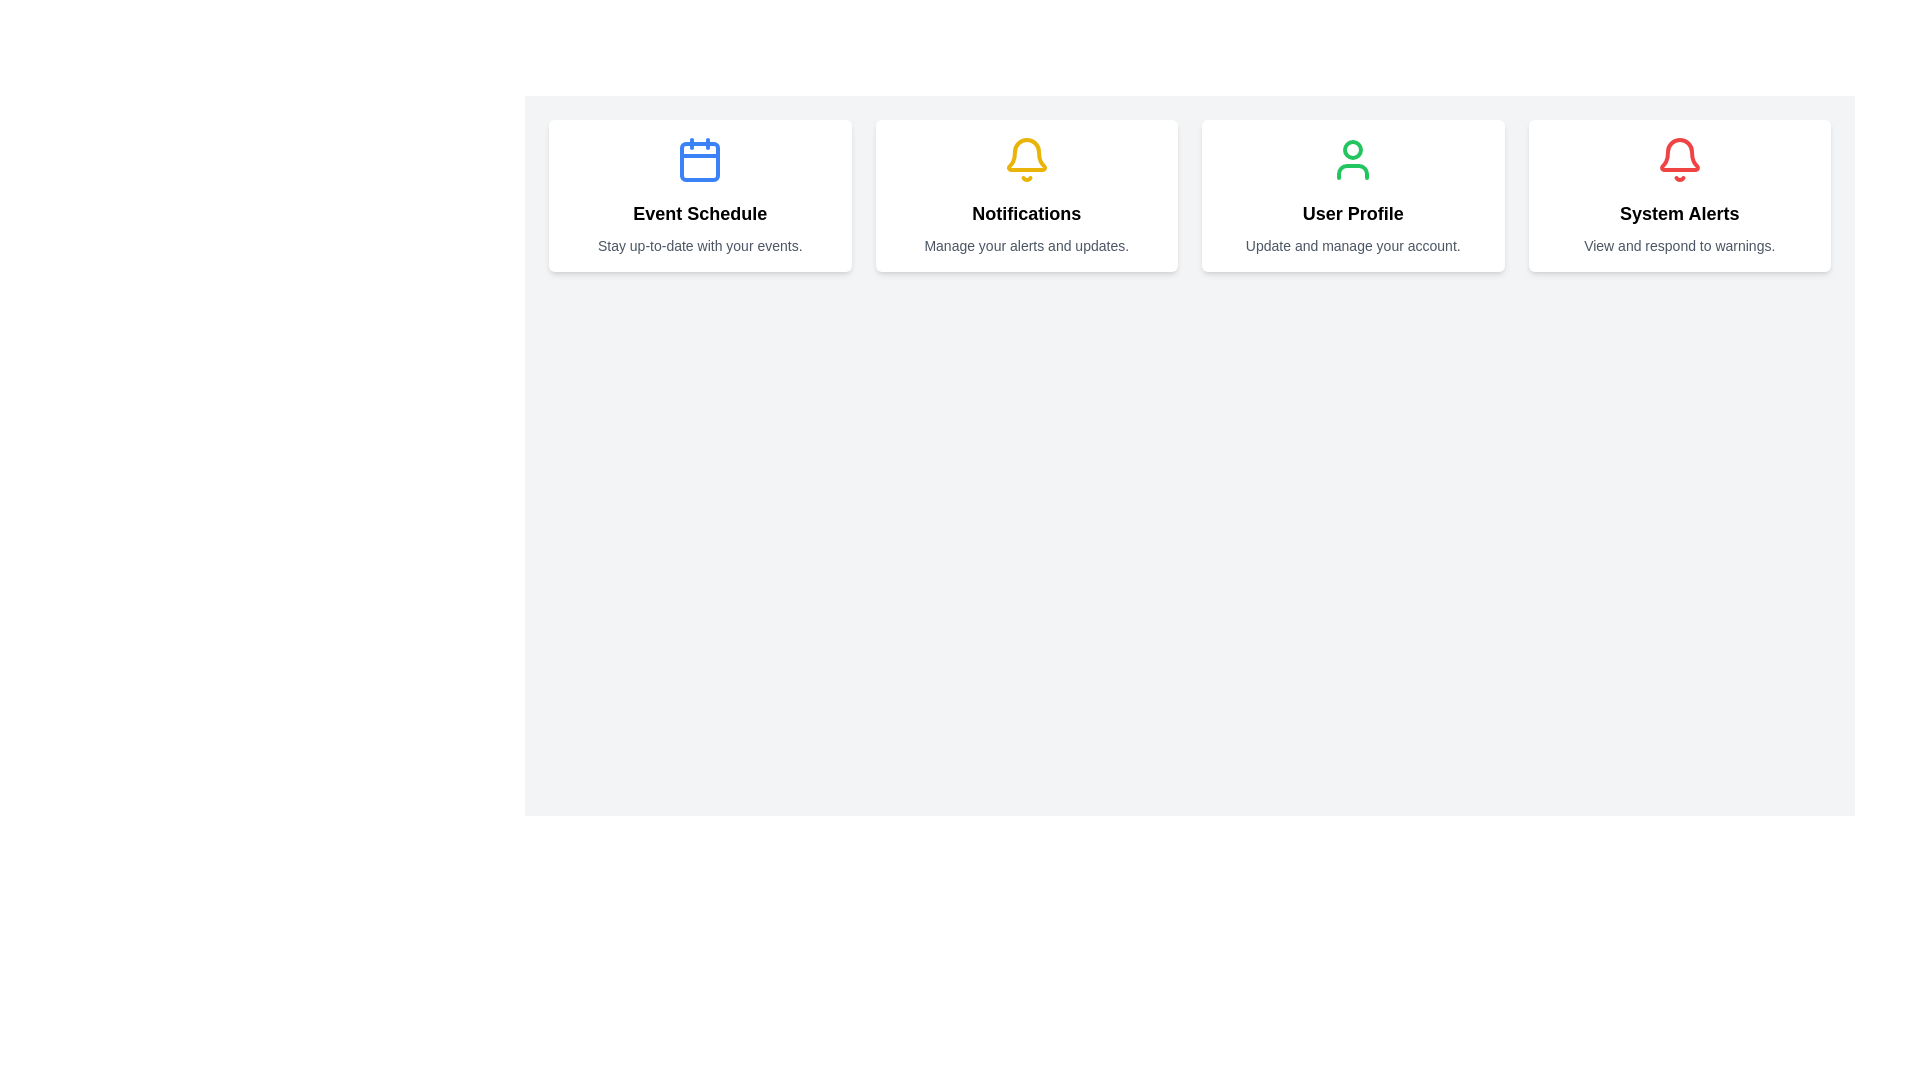  What do you see at coordinates (1353, 213) in the screenshot?
I see `the 'User Profile' text label, which is prominently displayed in bold font within the third card of a horizontal sequence of four cards` at bounding box center [1353, 213].